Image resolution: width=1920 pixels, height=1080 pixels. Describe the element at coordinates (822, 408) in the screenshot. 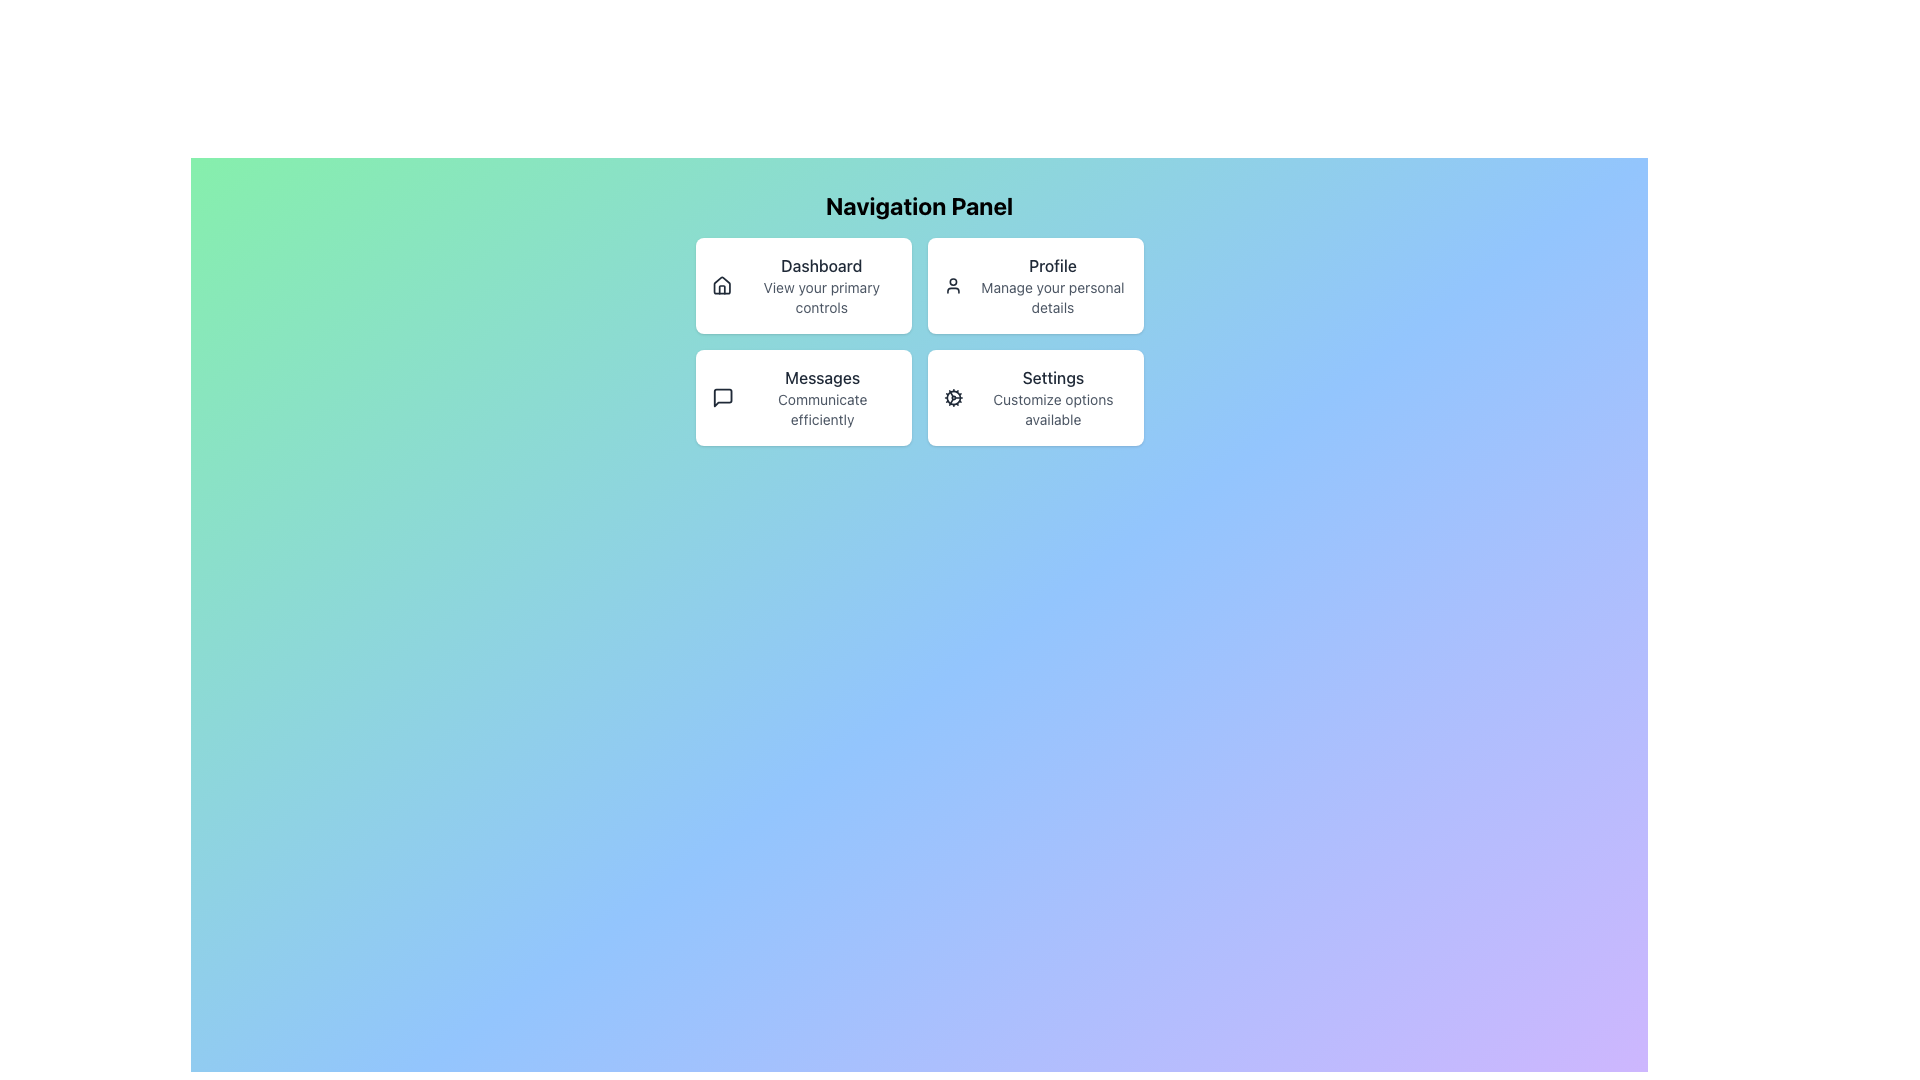

I see `the text element displaying 'Communicate efficiently' located below the 'Messages' heading in the lower section of the 'Messages' box` at that location.